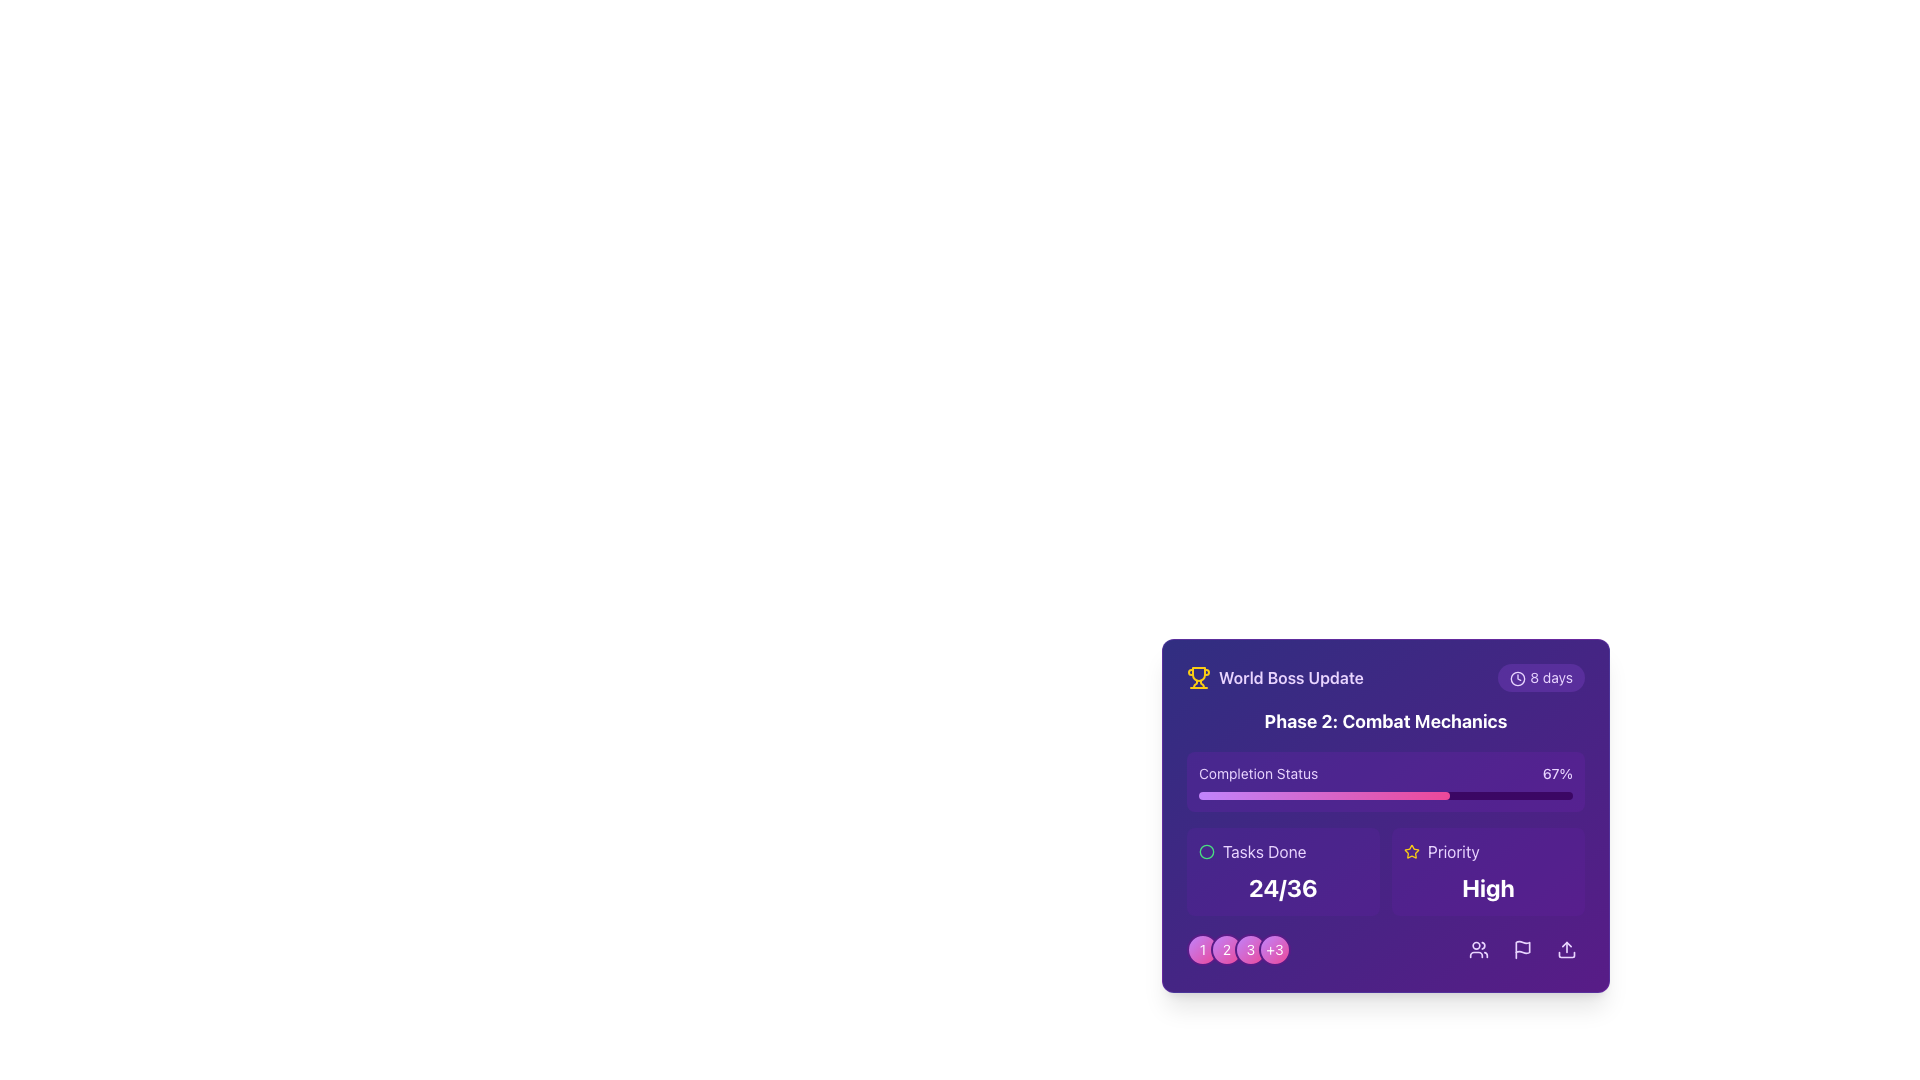 The image size is (1920, 1080). Describe the element at coordinates (1410, 852) in the screenshot. I see `the Icon located in the upper-right section of the card` at that location.